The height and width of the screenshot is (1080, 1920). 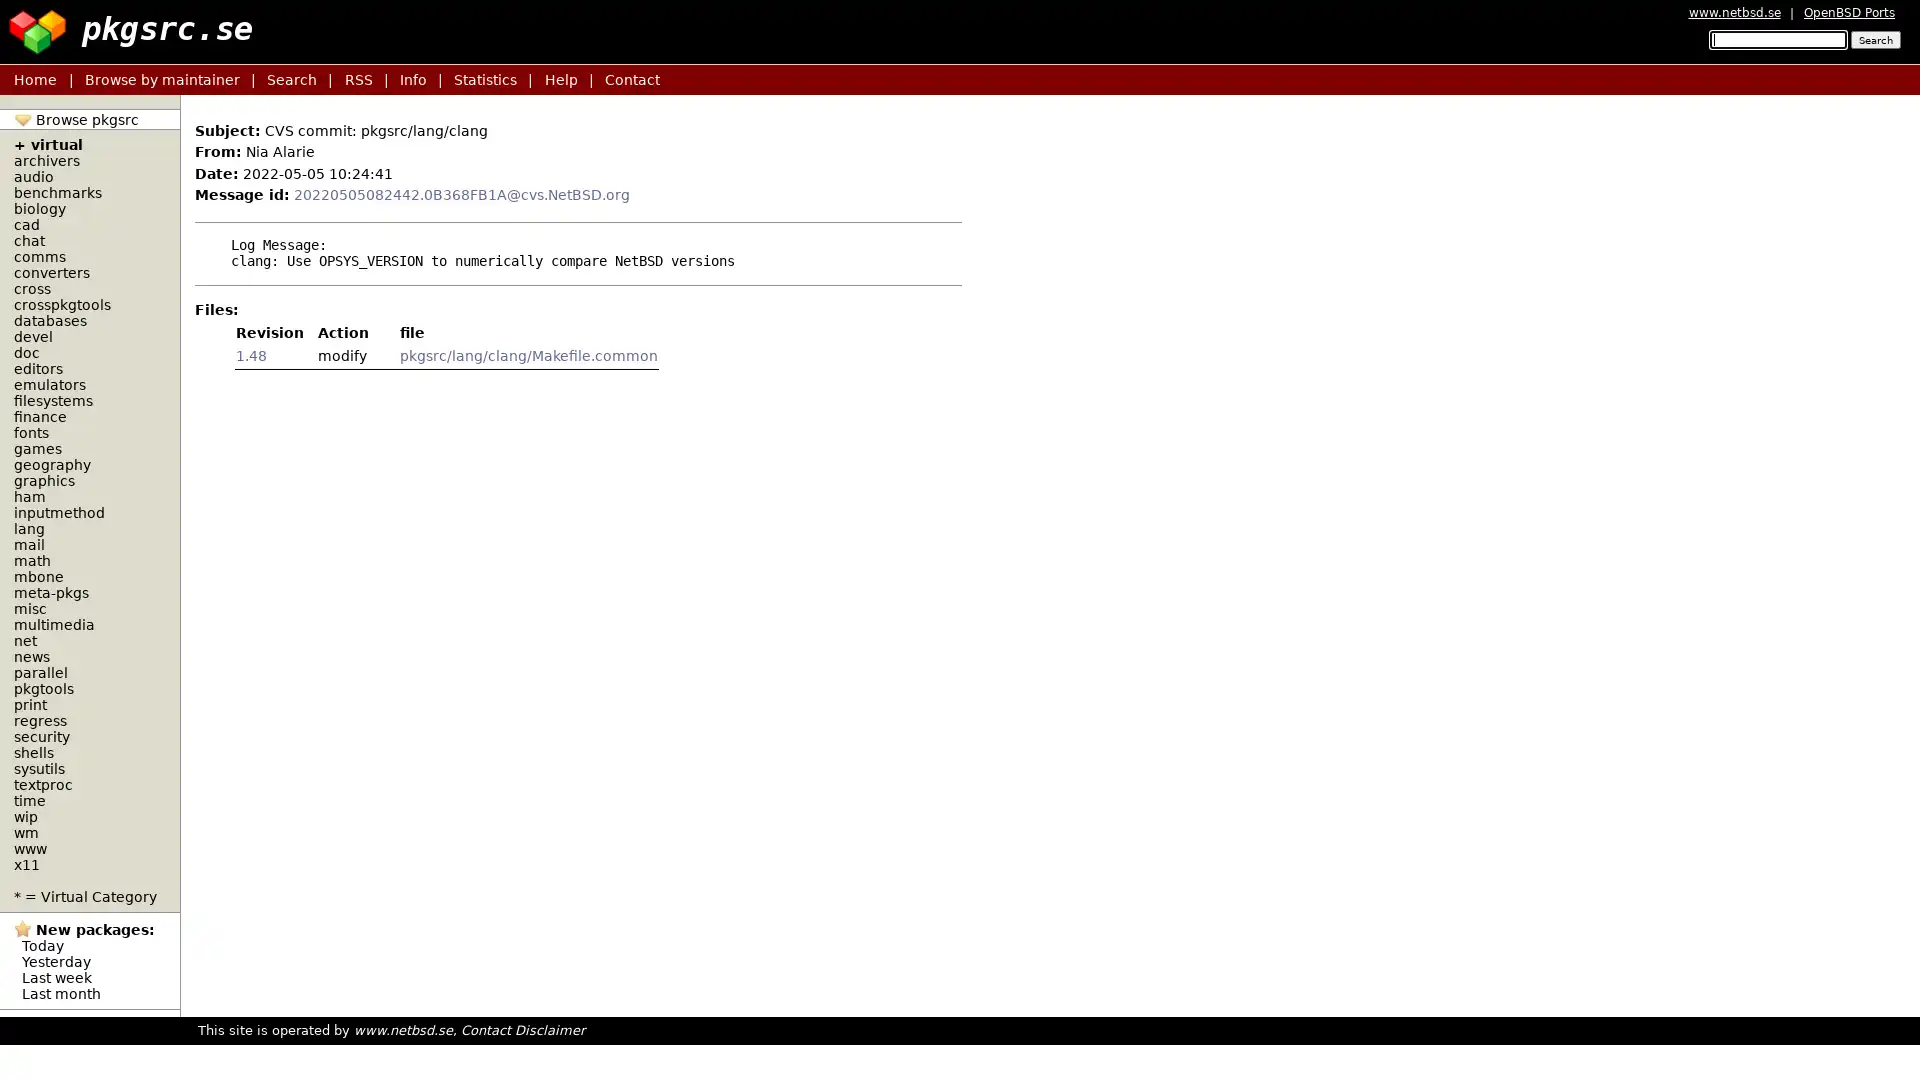 I want to click on Search, so click(x=1874, y=39).